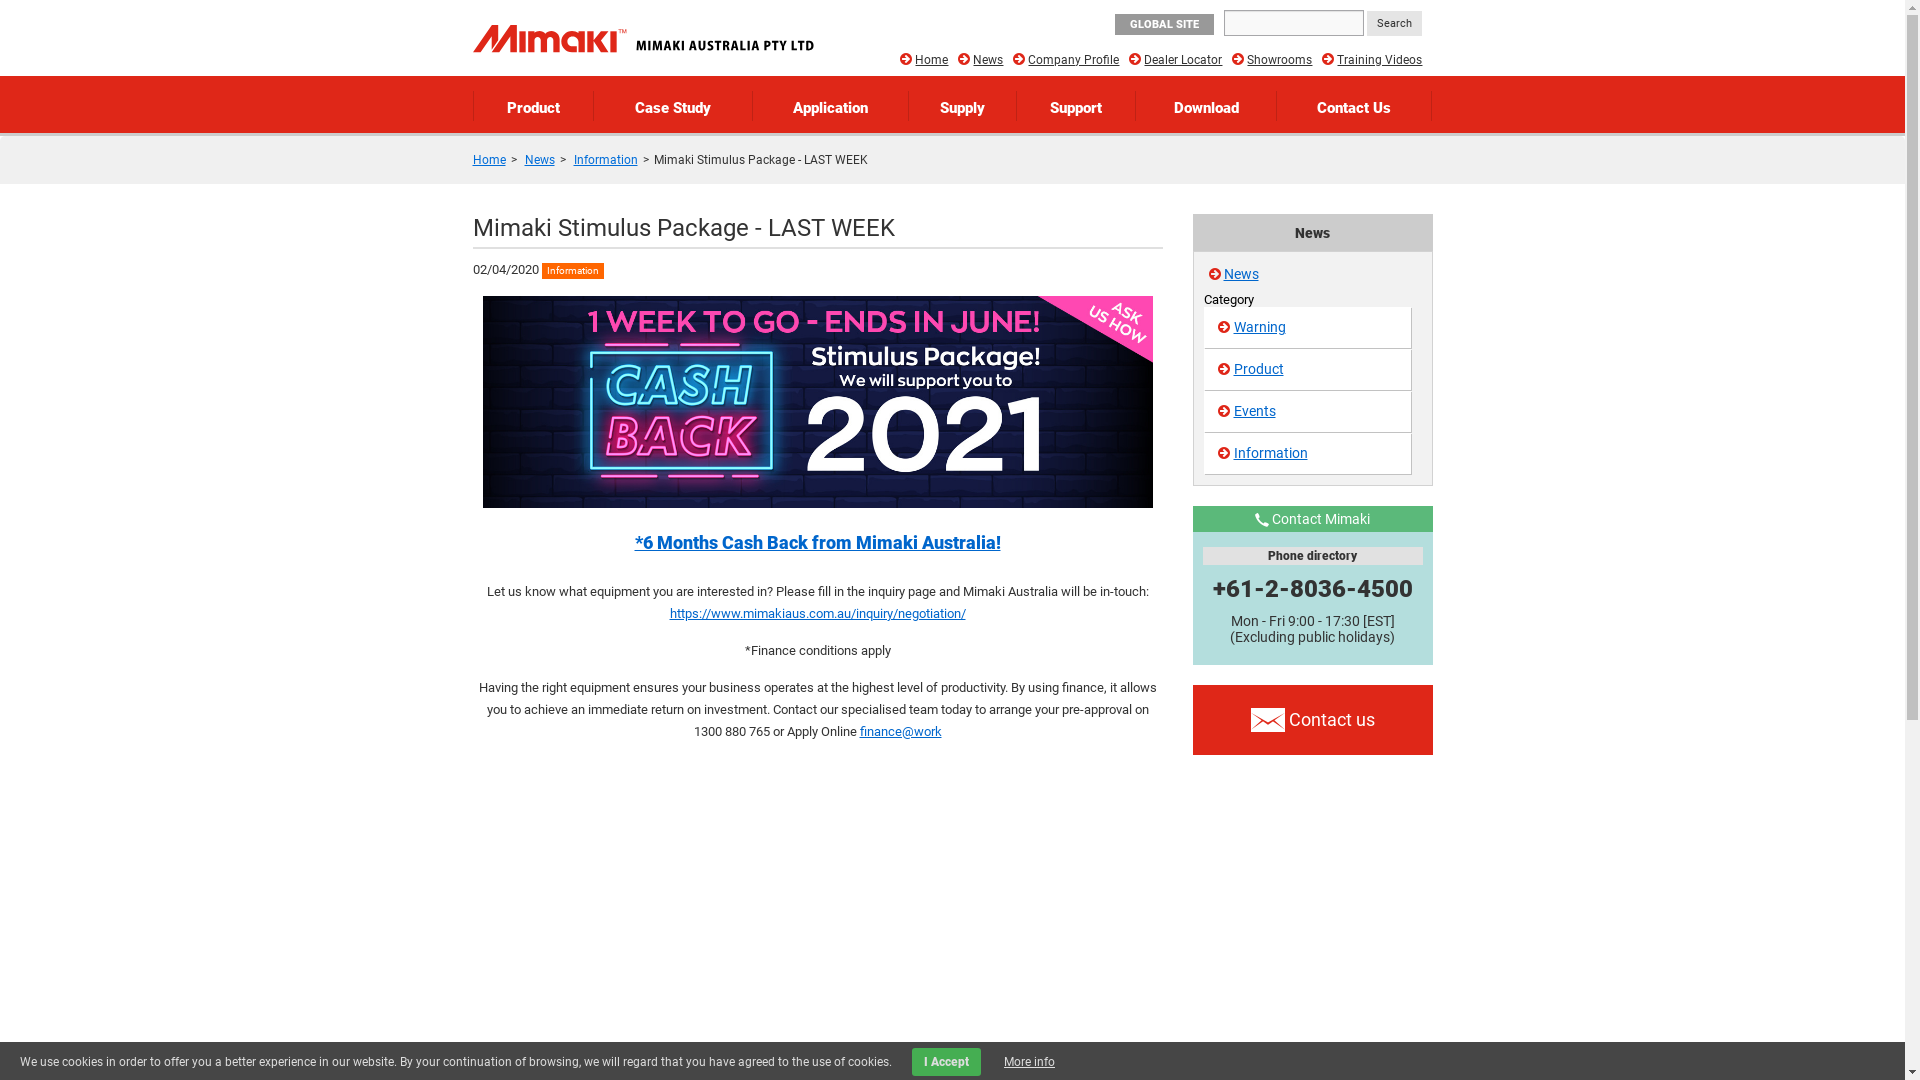  I want to click on 'GLOBAL SITE', so click(1164, 24).